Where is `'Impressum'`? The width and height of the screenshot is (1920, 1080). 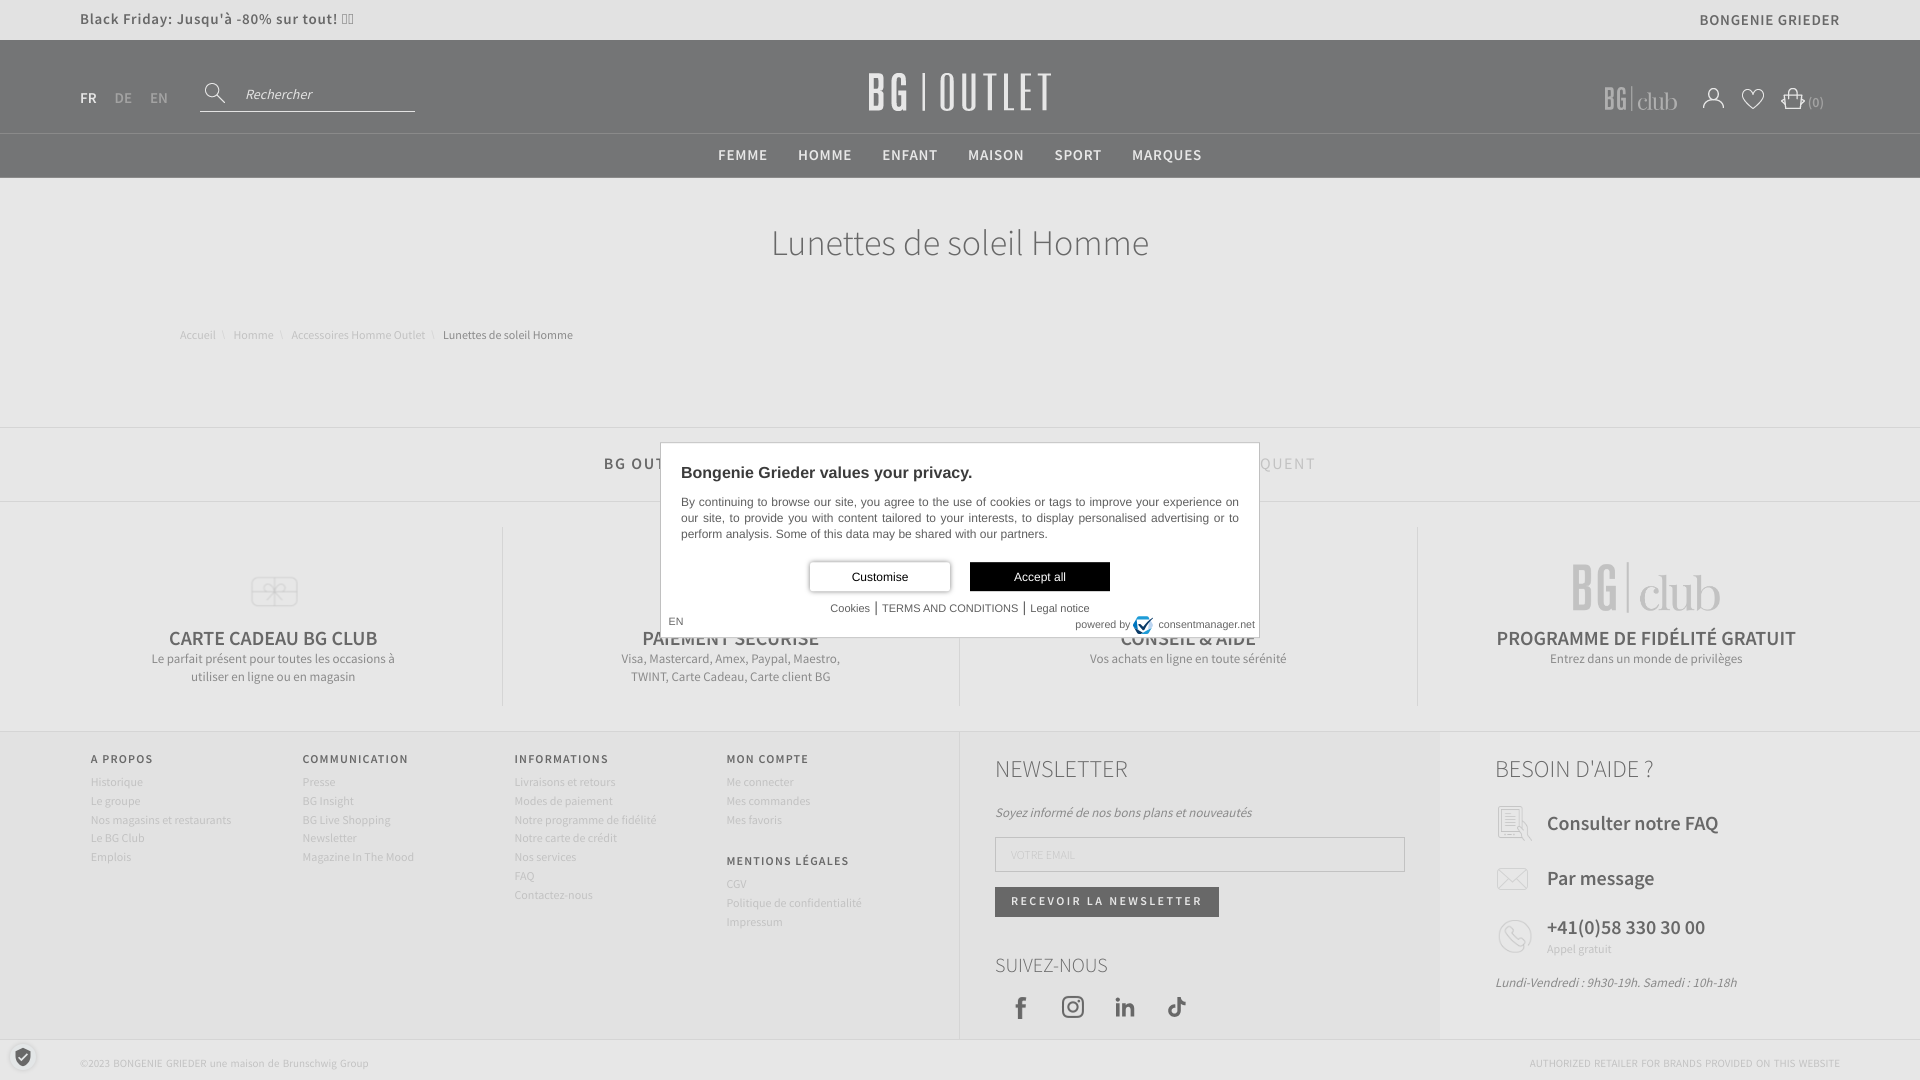
'Impressum' is located at coordinates (752, 922).